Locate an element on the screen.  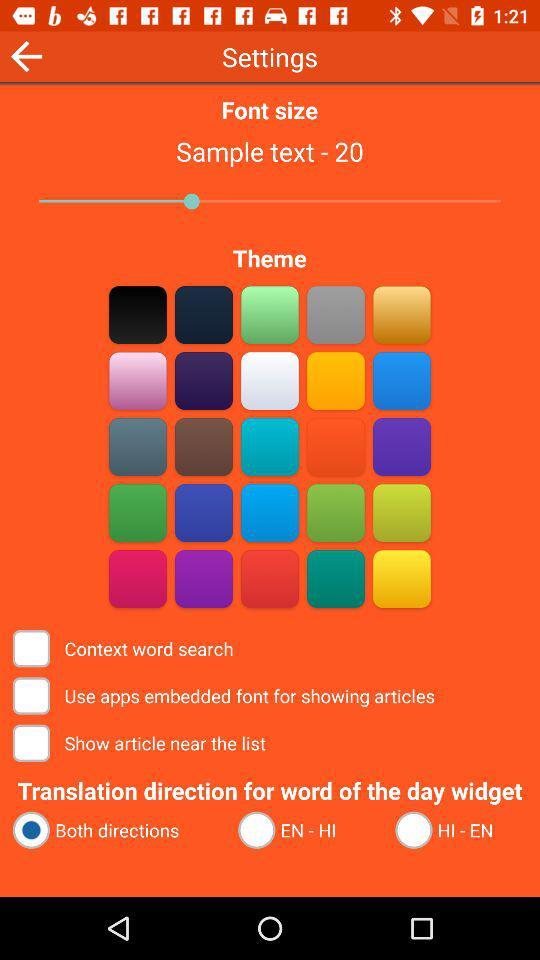
the both directions radio button is located at coordinates (116, 830).